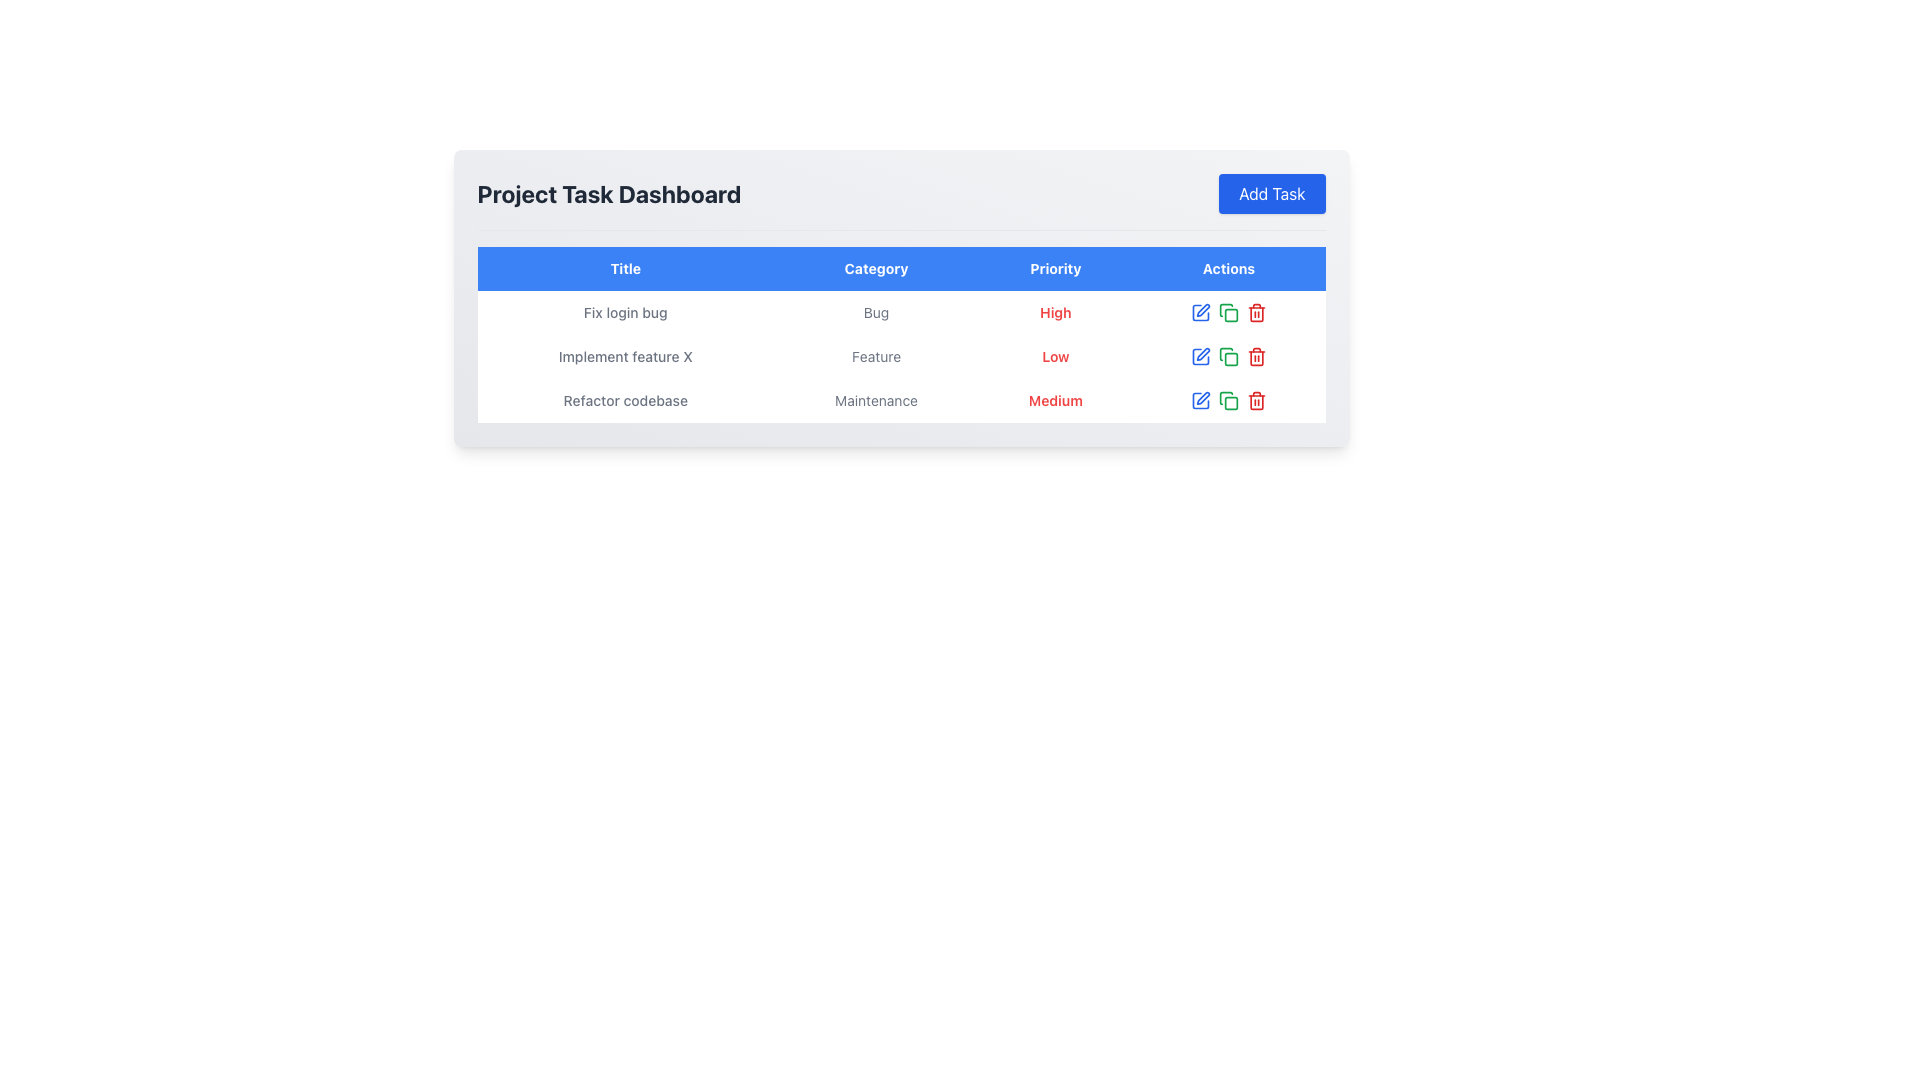 The image size is (1920, 1080). What do you see at coordinates (900, 401) in the screenshot?
I see `the 'Maintenance' text in the task row titled 'Refactor codebase' to filter tasks by category` at bounding box center [900, 401].